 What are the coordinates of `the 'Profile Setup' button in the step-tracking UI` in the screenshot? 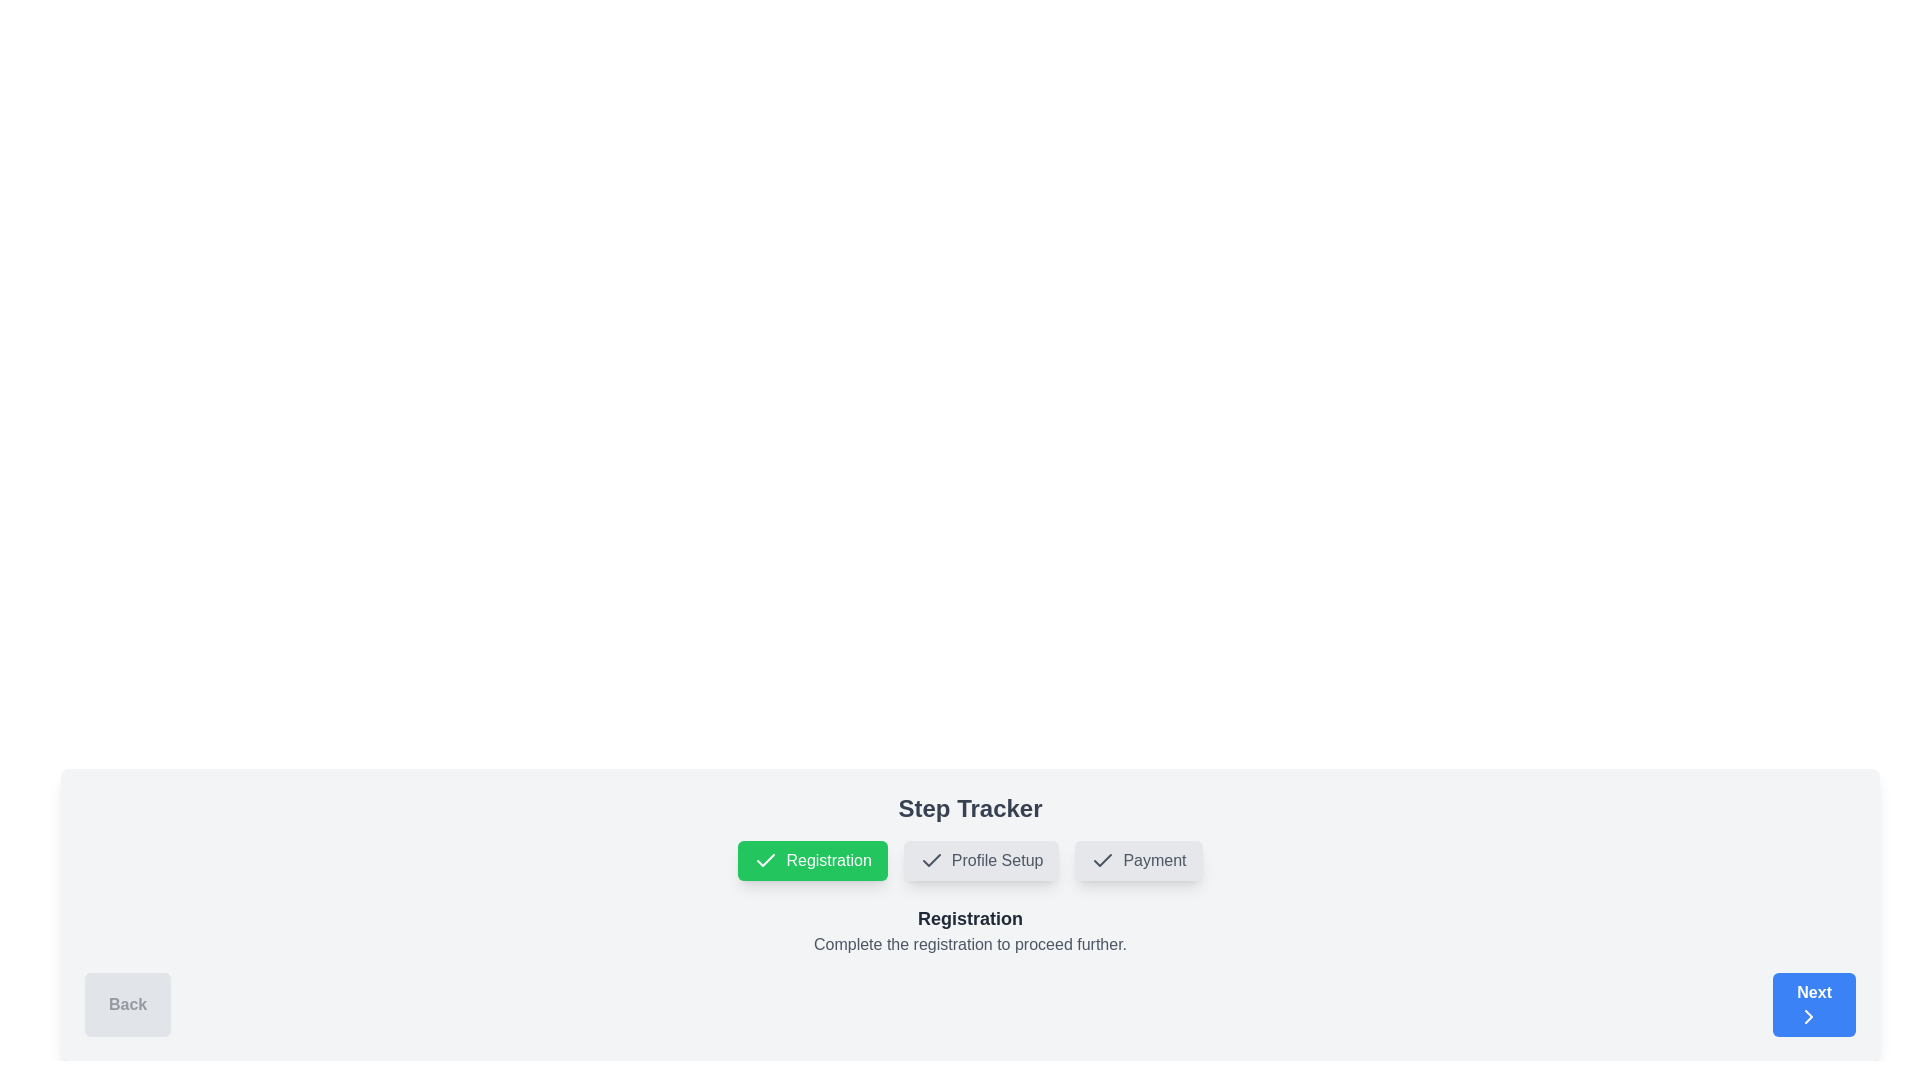 It's located at (981, 859).